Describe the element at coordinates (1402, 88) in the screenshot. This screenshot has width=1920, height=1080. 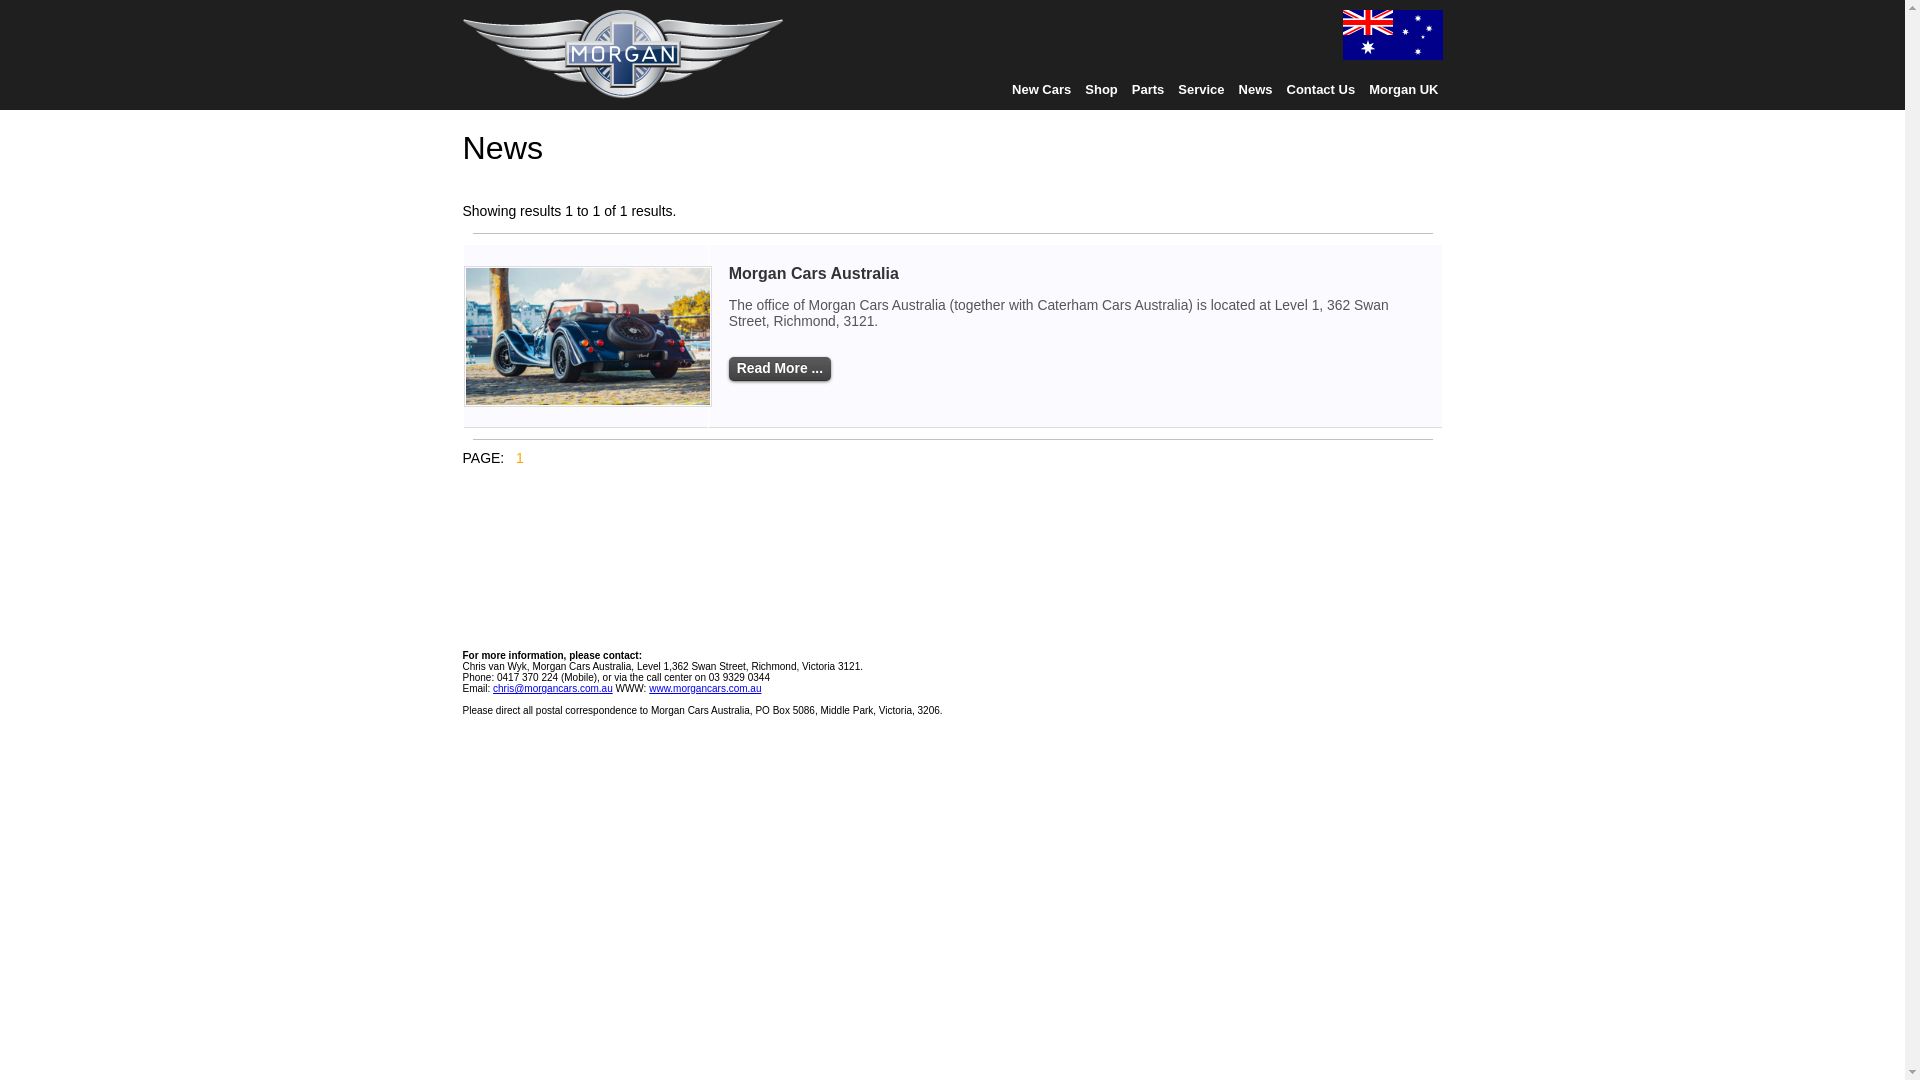
I see `'Morgan UK'` at that location.